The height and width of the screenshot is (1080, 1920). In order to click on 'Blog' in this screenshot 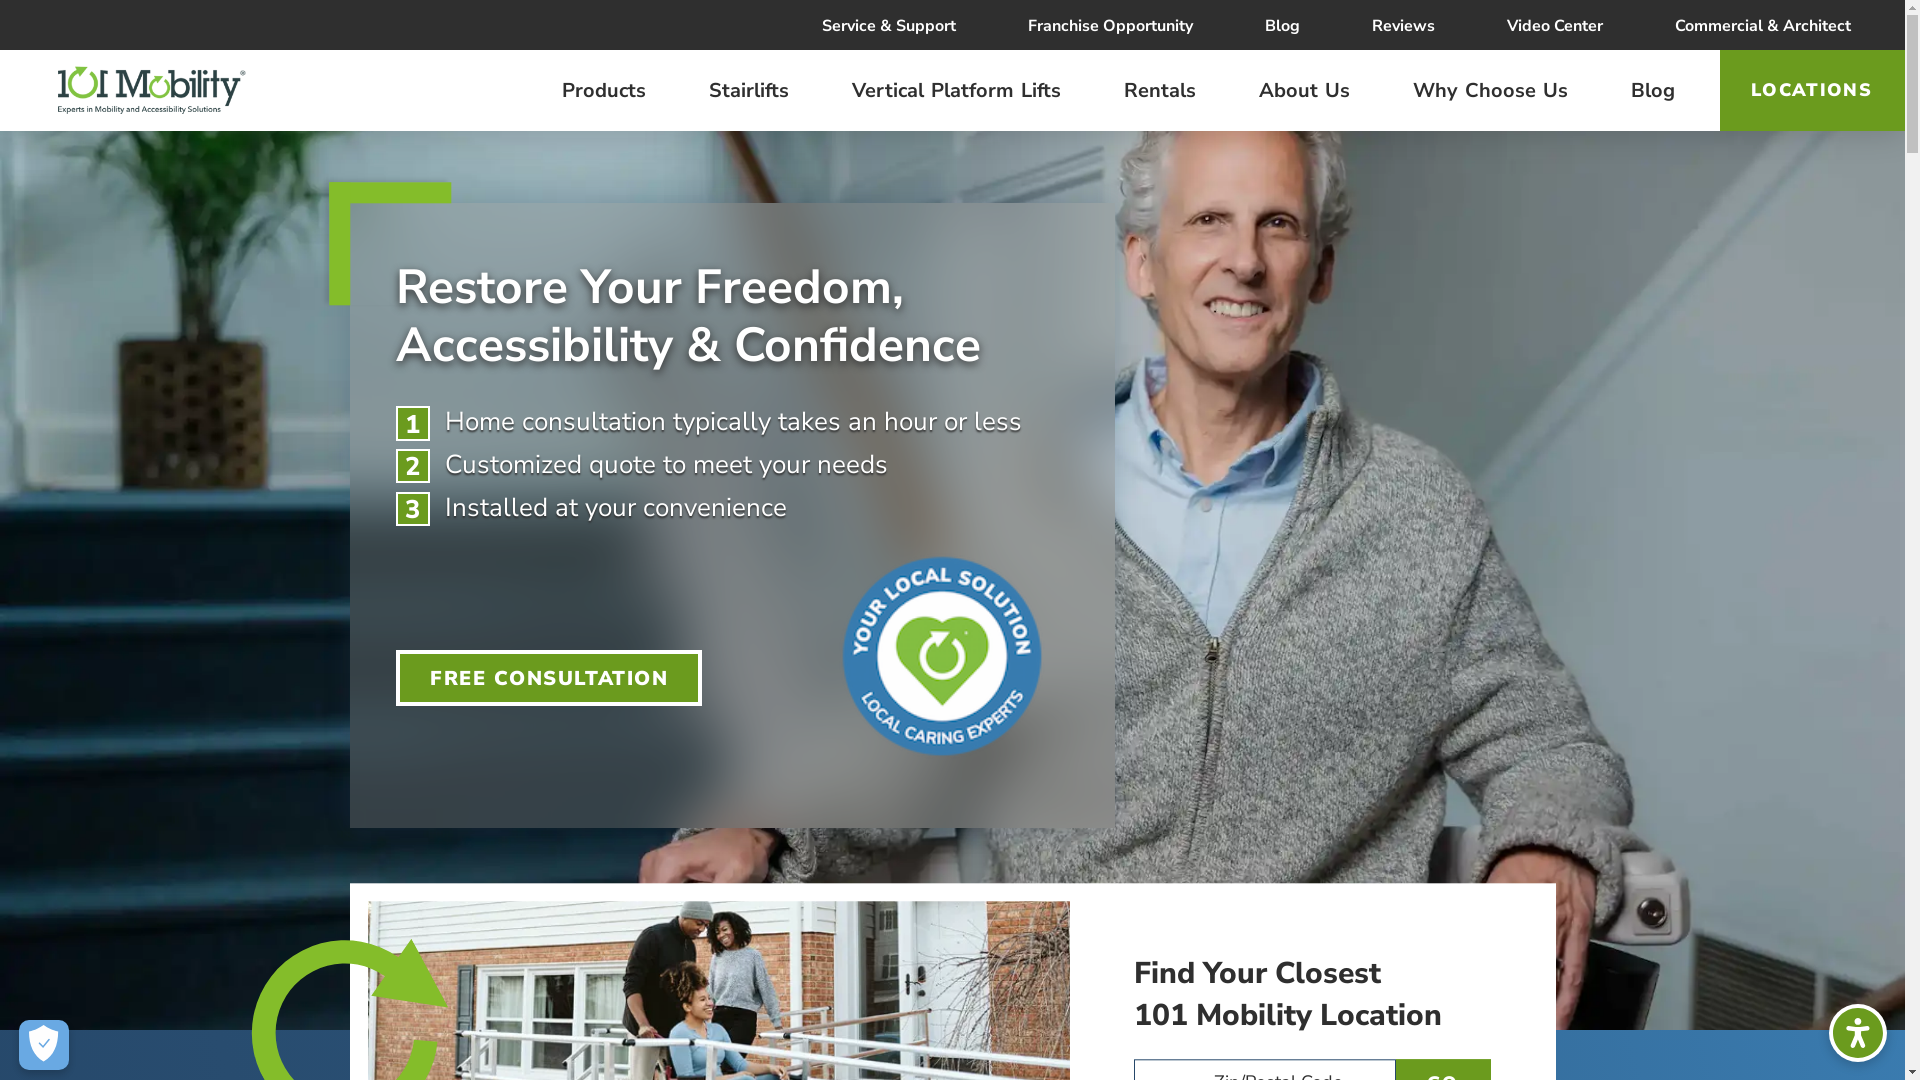, I will do `click(1282, 24)`.